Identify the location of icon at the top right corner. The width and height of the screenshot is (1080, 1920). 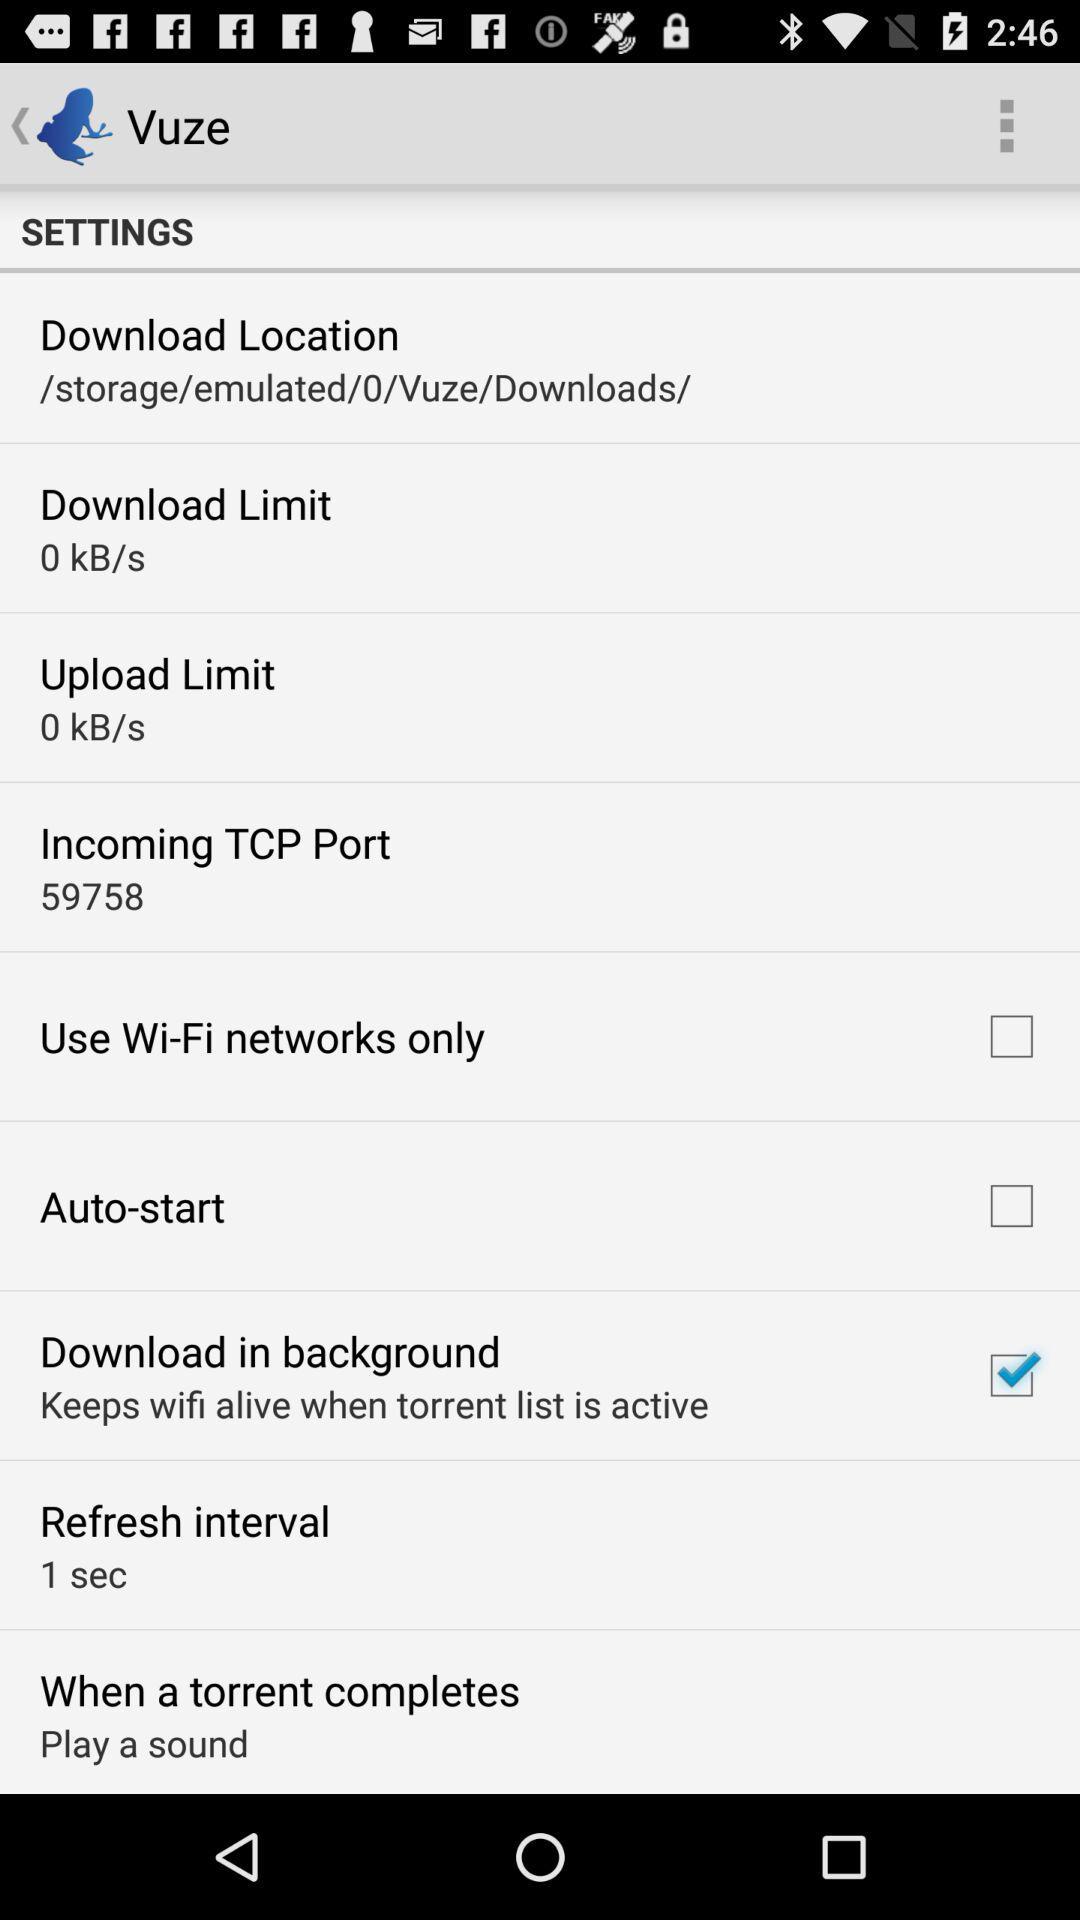
(1006, 124).